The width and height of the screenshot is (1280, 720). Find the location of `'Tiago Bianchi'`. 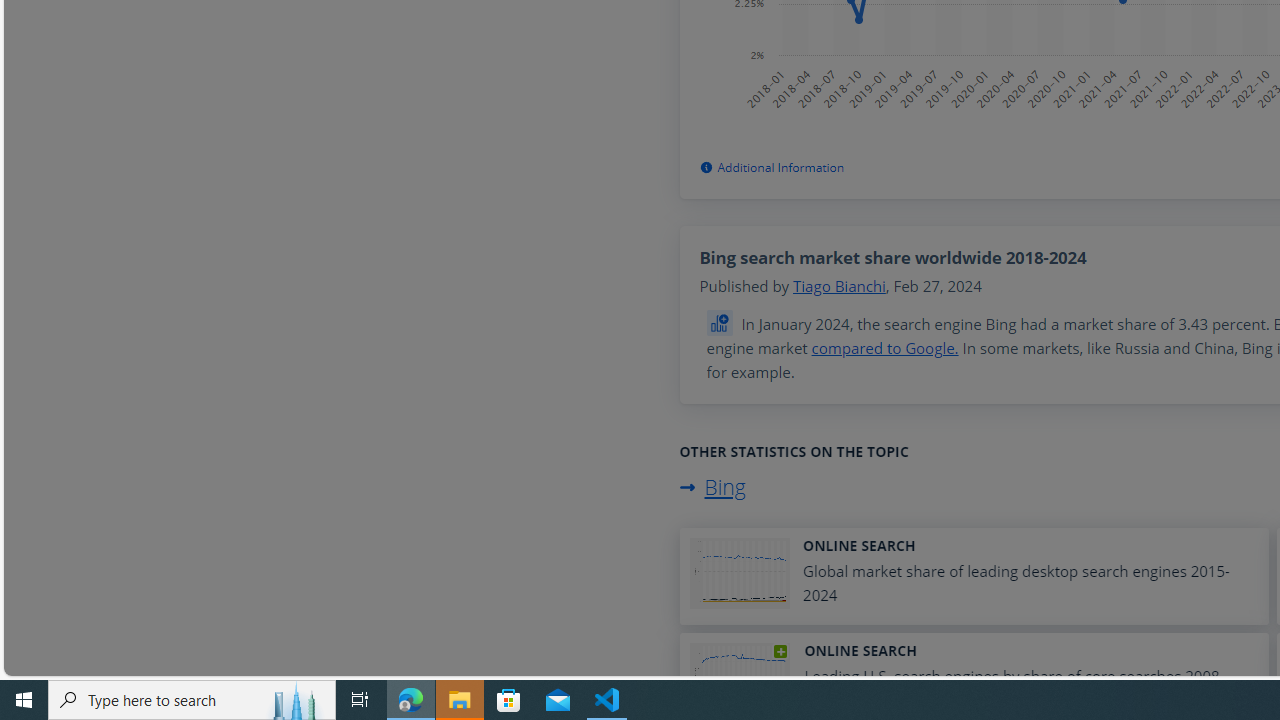

'Tiago Bianchi' is located at coordinates (839, 286).